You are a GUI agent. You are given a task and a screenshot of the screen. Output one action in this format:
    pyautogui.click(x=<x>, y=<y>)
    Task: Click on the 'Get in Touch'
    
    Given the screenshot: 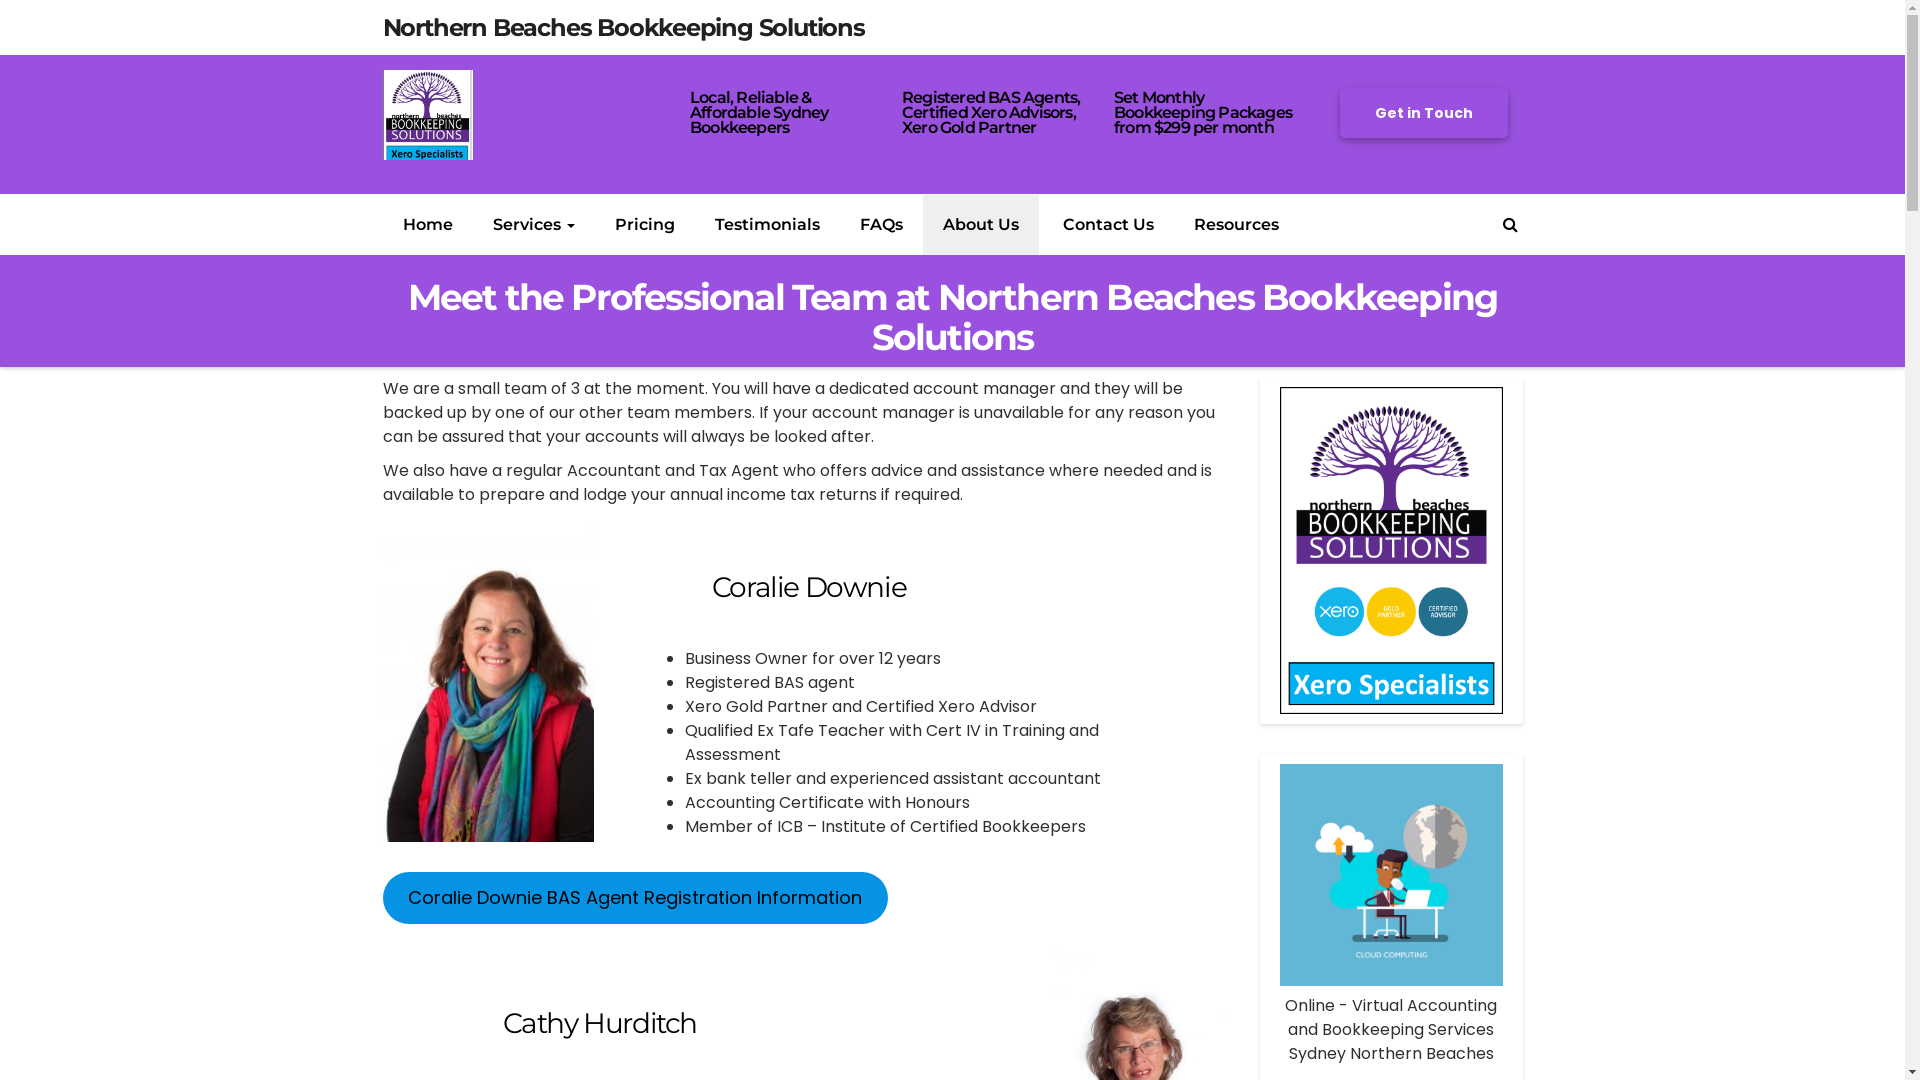 What is the action you would take?
    pyautogui.click(x=1423, y=112)
    